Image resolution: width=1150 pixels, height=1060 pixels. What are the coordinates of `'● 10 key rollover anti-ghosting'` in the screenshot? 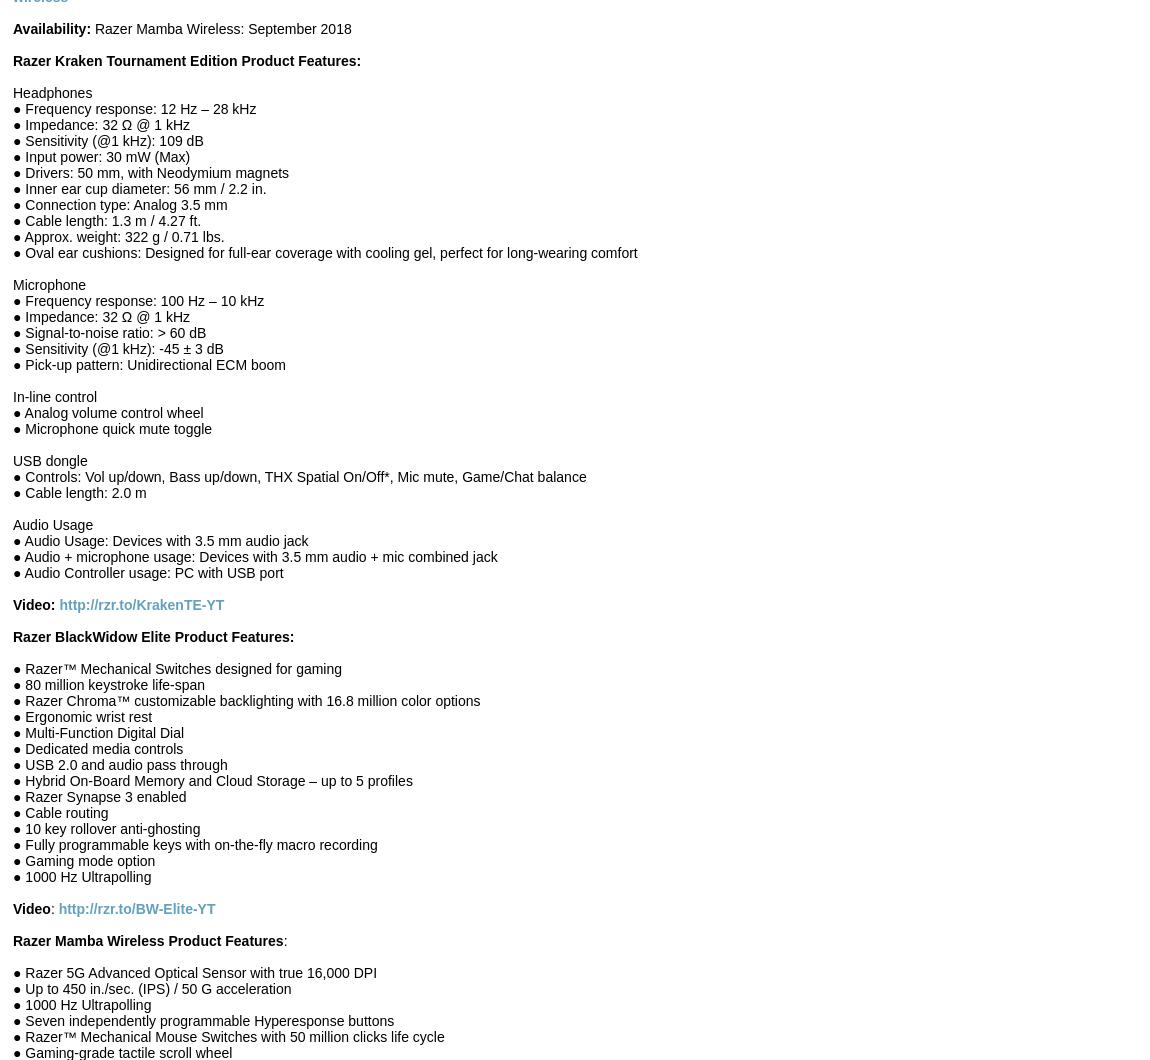 It's located at (105, 829).